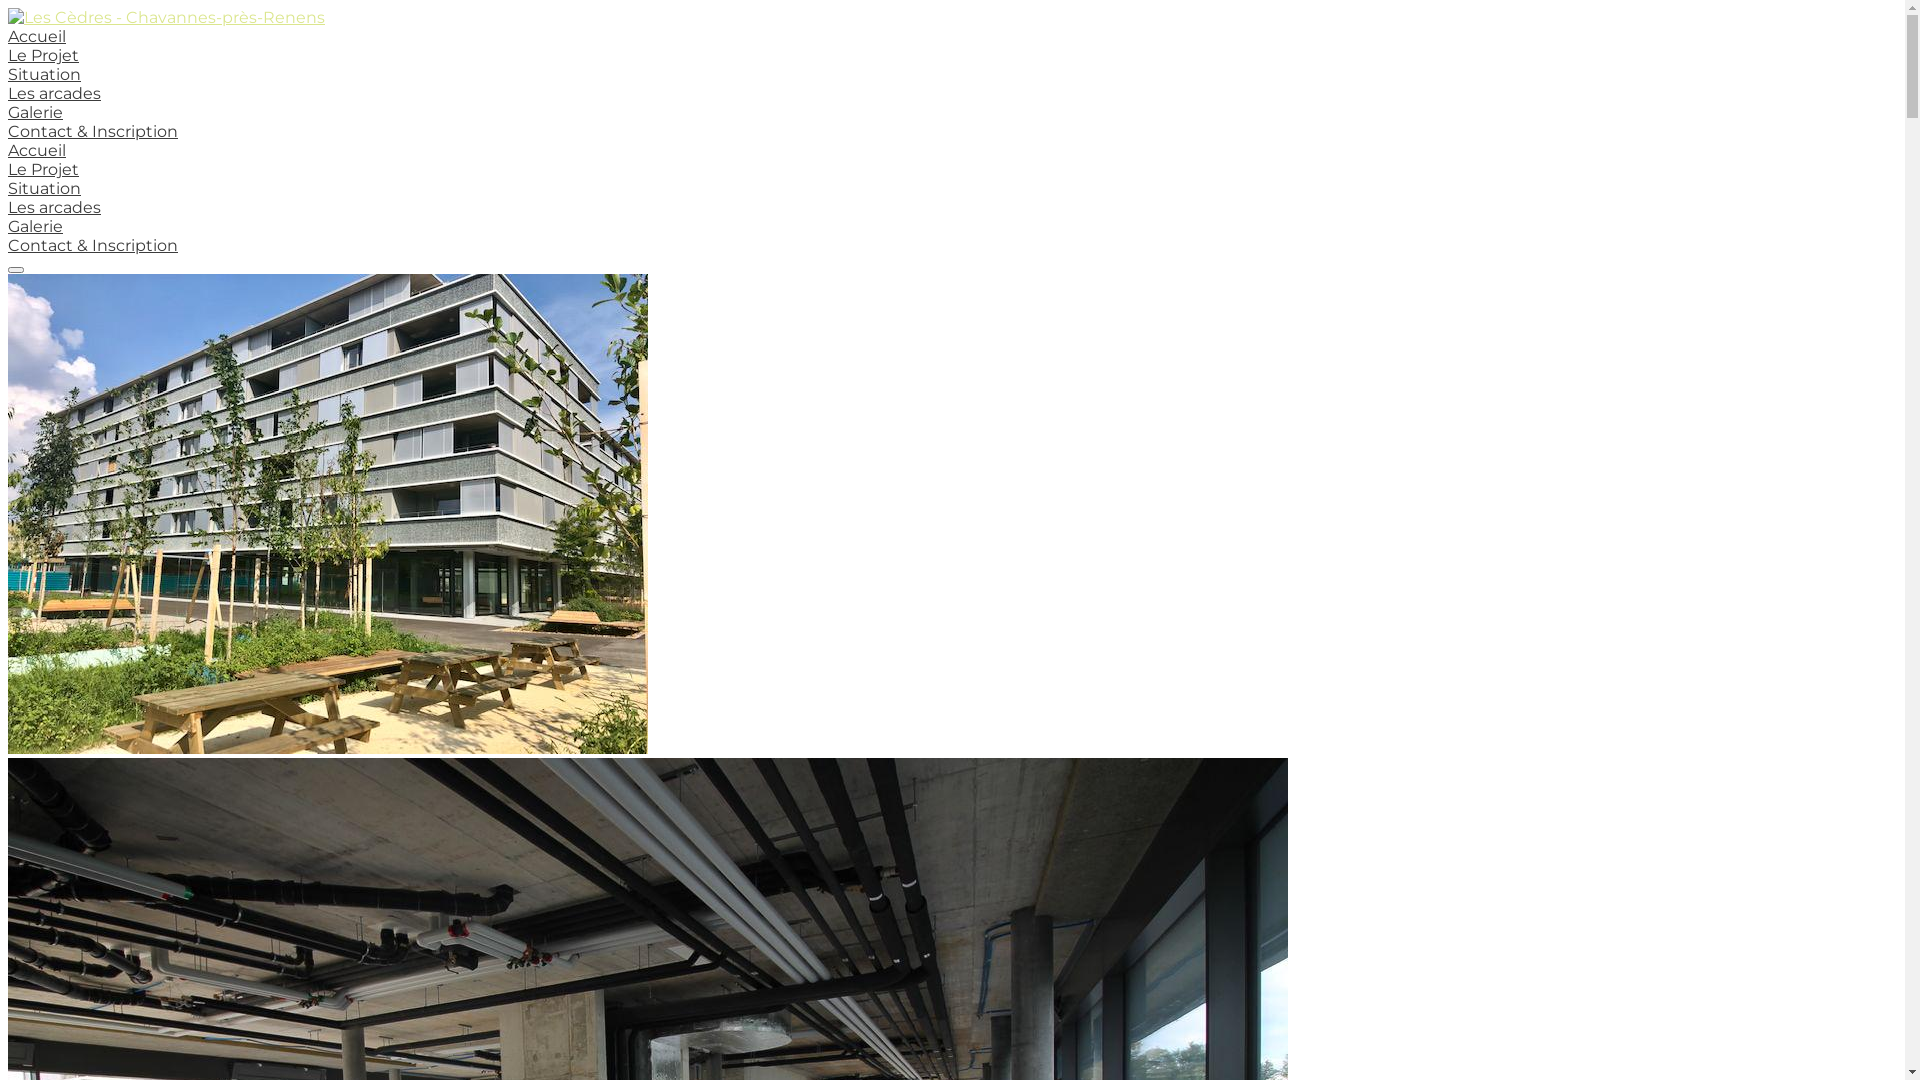 Image resolution: width=1920 pixels, height=1080 pixels. I want to click on 'Situation', so click(44, 188).